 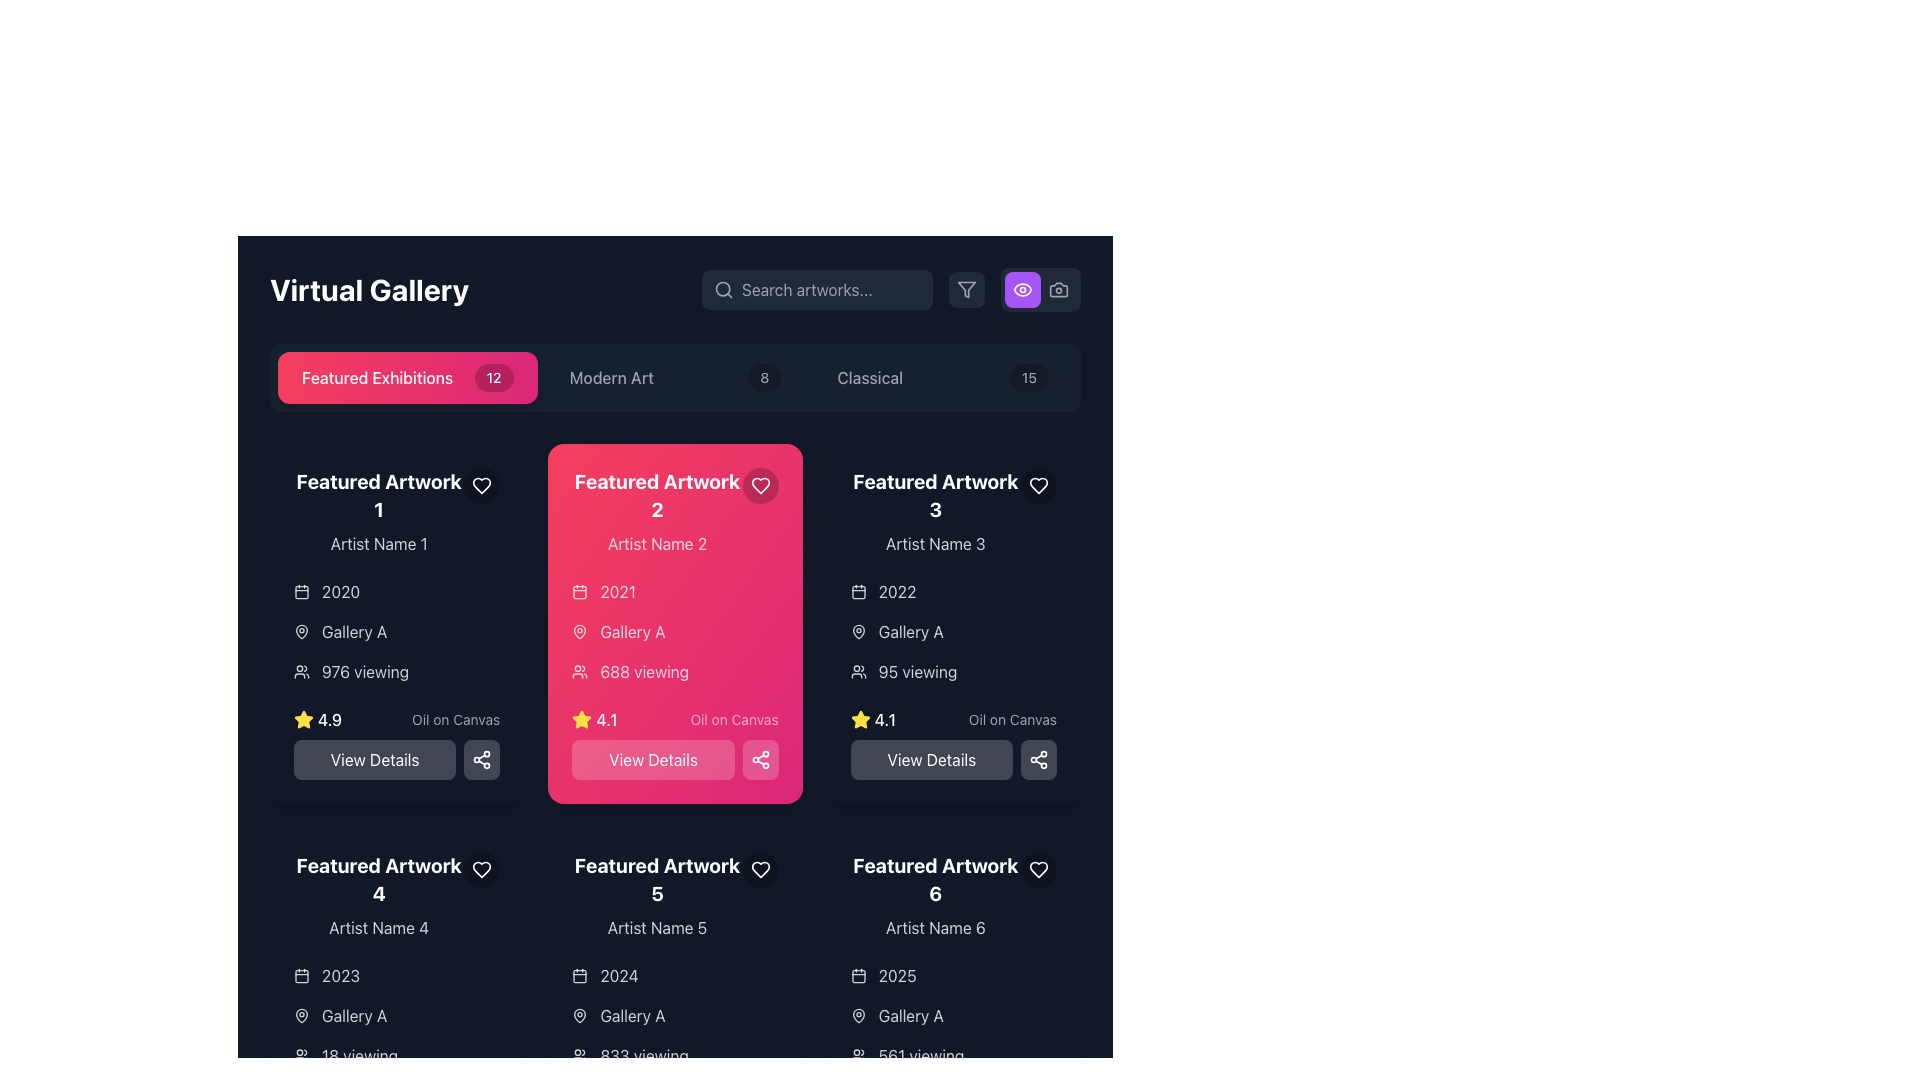 What do you see at coordinates (1022, 289) in the screenshot?
I see `the visibility toggle icon located in the top-right corner of the app interface, next to the camera icon and to the right of the search bar` at bounding box center [1022, 289].